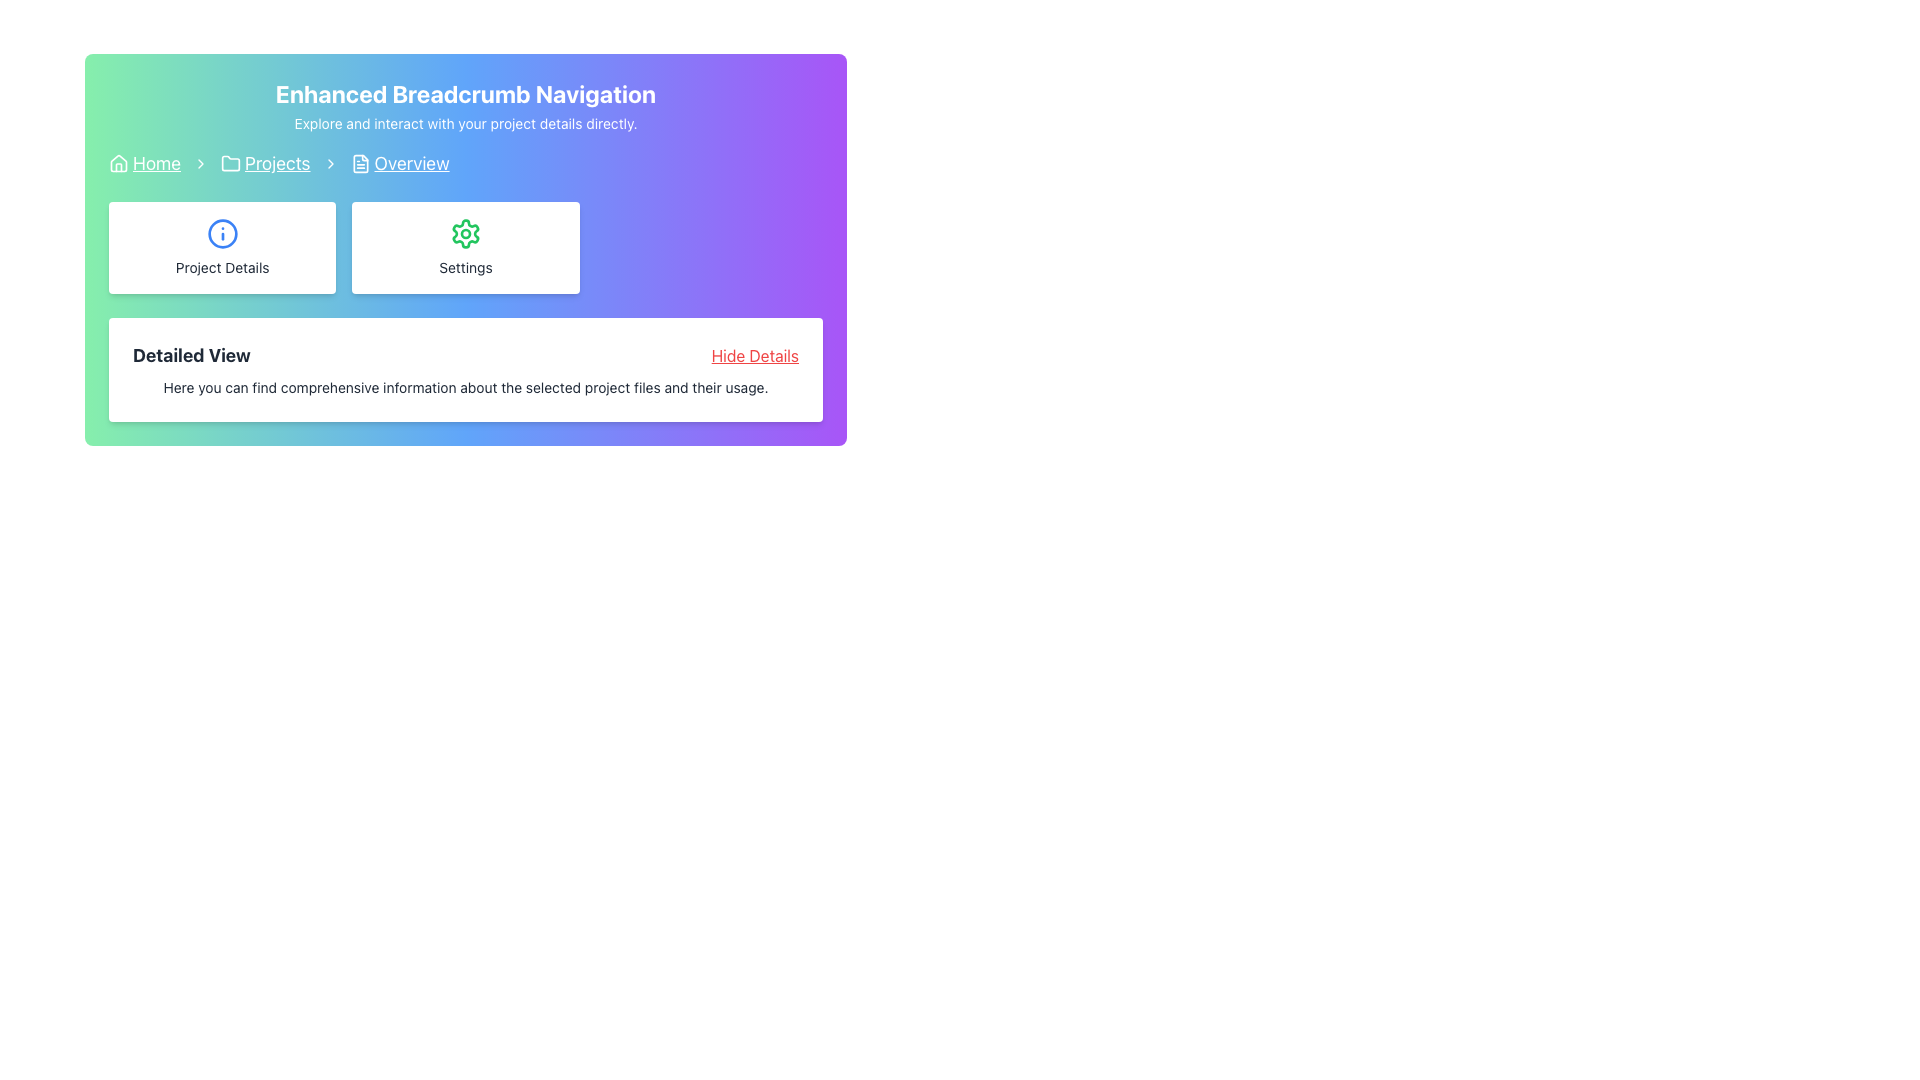 This screenshot has height=1080, width=1920. I want to click on the 'Overview' hyperlink located in the breadcrumb navigation trail, styled with an underline and positioned to the right of the 'Projects' item, so click(400, 163).